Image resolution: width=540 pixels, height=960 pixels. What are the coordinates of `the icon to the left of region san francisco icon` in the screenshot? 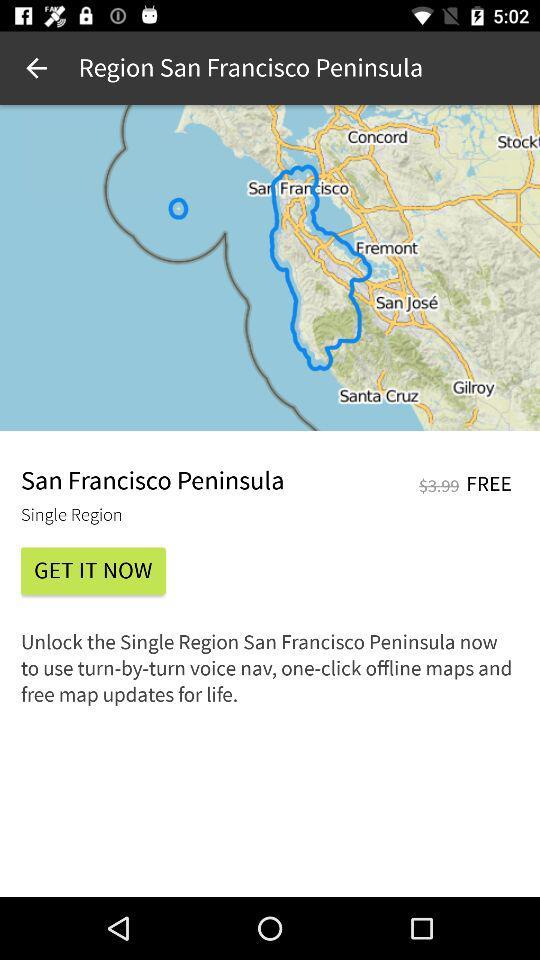 It's located at (36, 68).